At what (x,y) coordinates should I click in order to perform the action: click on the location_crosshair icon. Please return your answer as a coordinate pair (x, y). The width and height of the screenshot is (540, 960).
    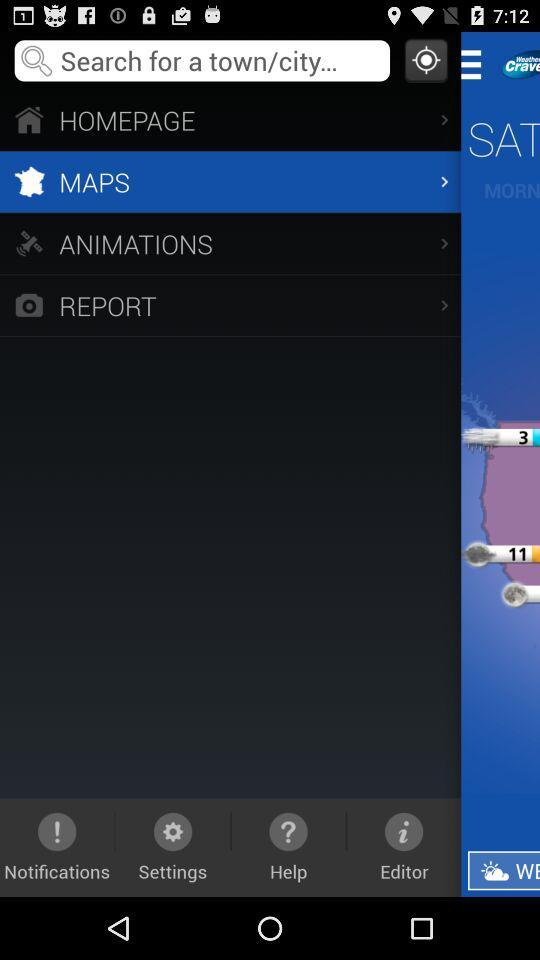
    Looking at the image, I should click on (425, 64).